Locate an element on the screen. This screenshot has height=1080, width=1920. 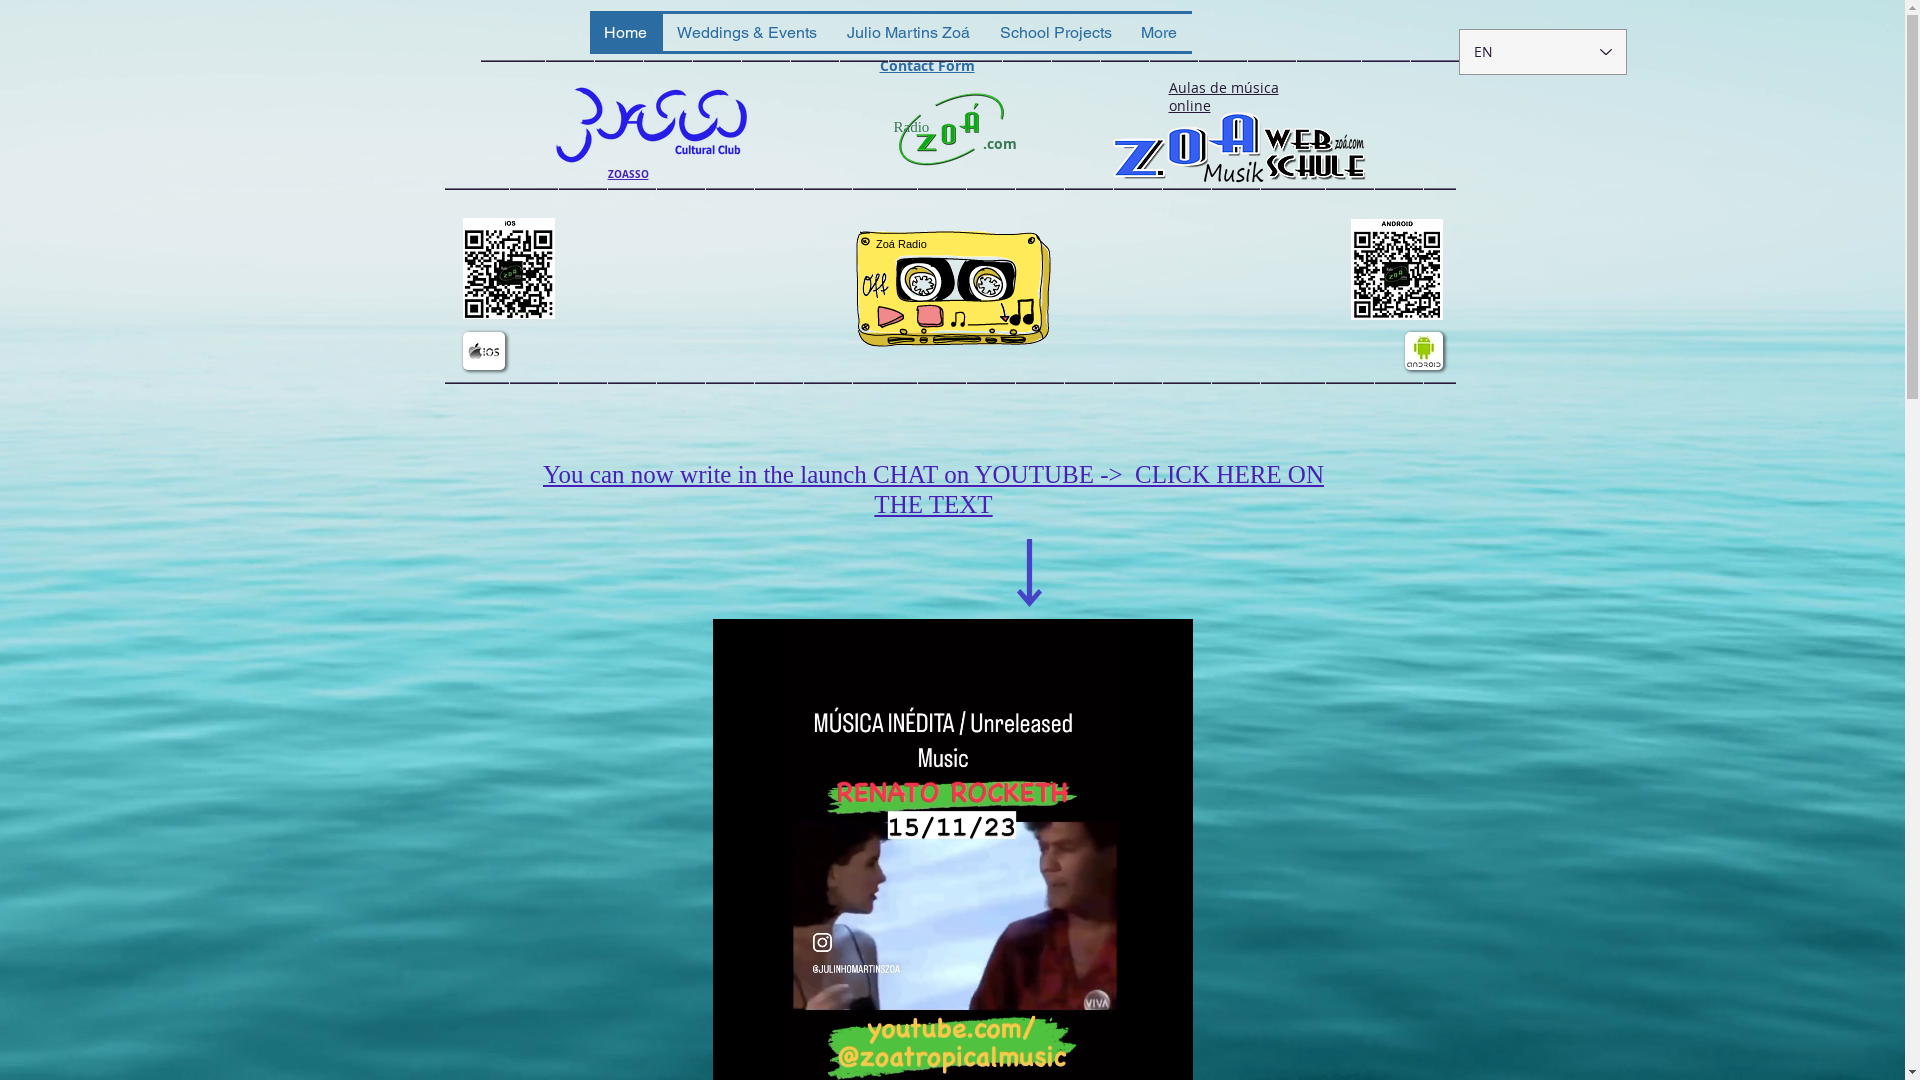
'ZOASSO' is located at coordinates (627, 172).